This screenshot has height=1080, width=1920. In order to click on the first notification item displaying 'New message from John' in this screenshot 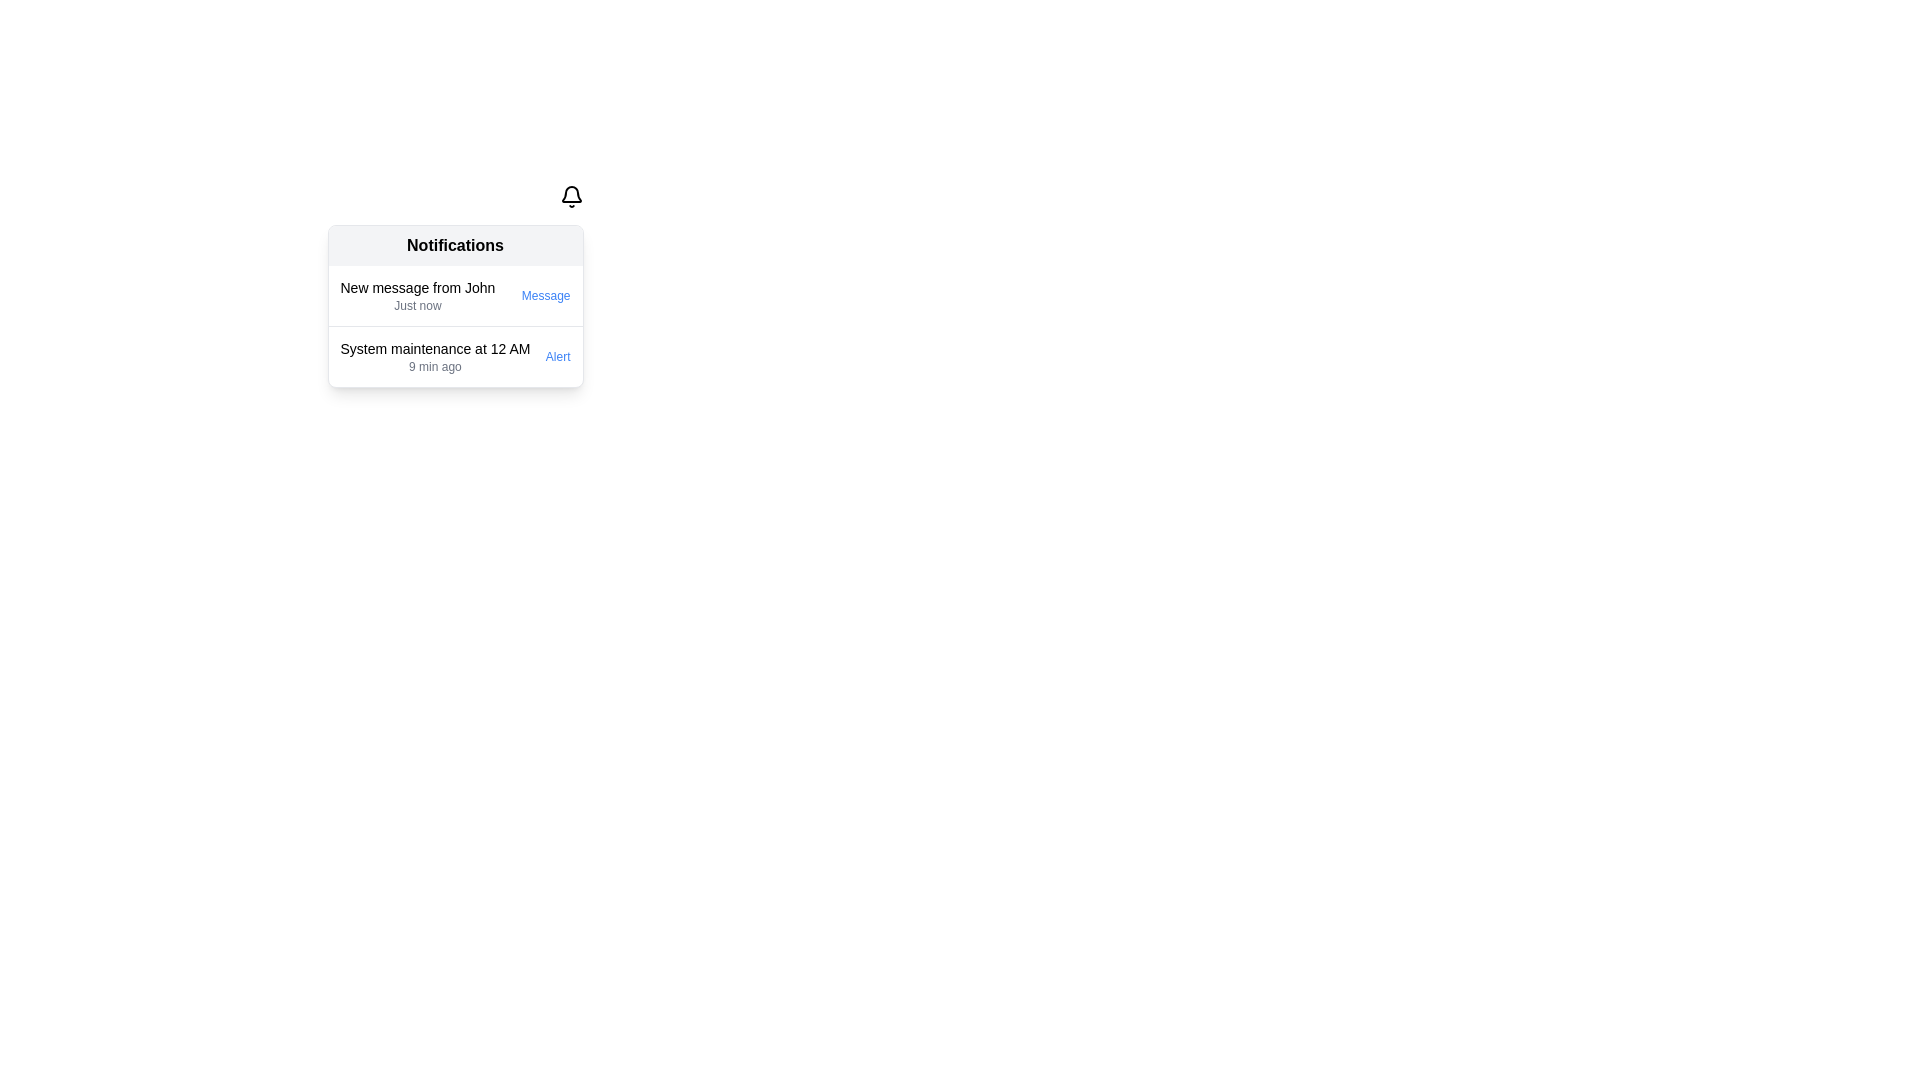, I will do `click(416, 296)`.